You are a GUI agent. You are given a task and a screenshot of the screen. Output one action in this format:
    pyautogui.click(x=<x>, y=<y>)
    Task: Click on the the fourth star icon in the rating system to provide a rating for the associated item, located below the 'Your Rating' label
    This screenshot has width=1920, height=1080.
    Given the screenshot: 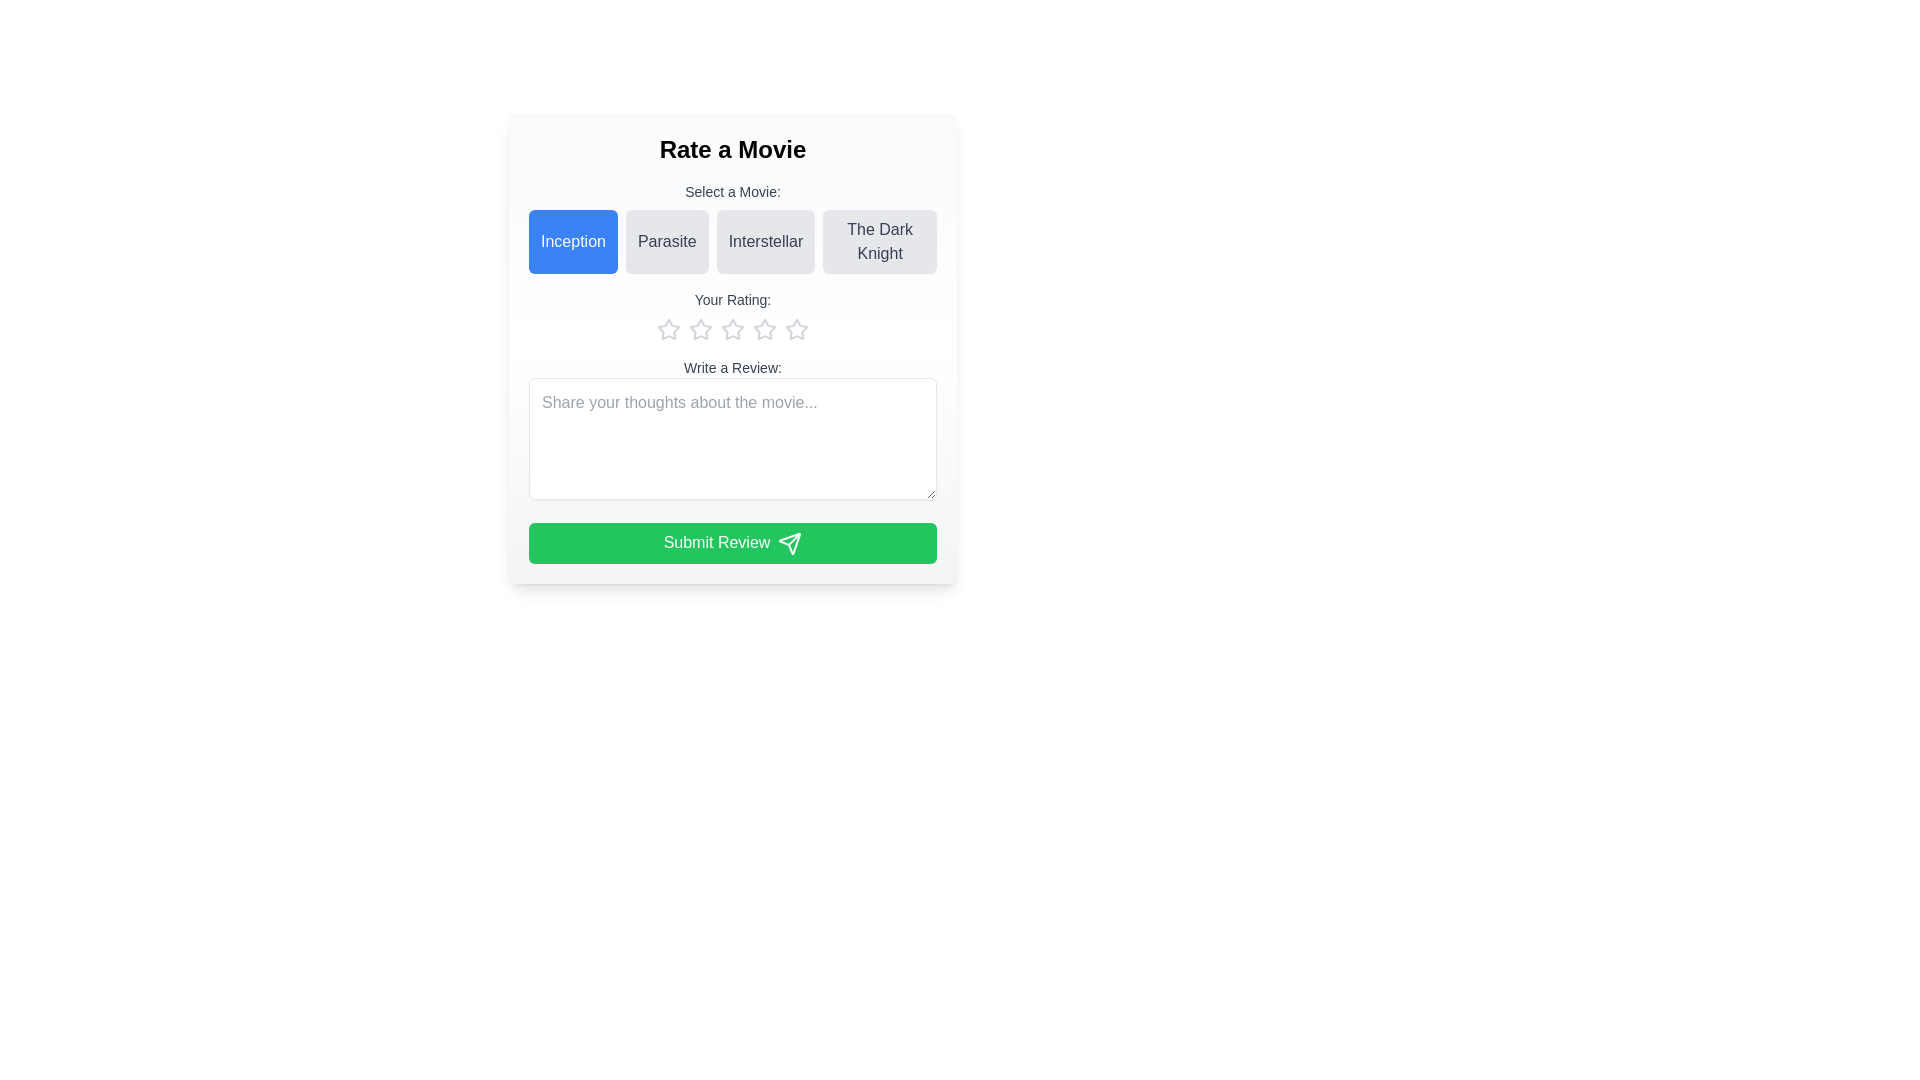 What is the action you would take?
    pyautogui.click(x=763, y=329)
    